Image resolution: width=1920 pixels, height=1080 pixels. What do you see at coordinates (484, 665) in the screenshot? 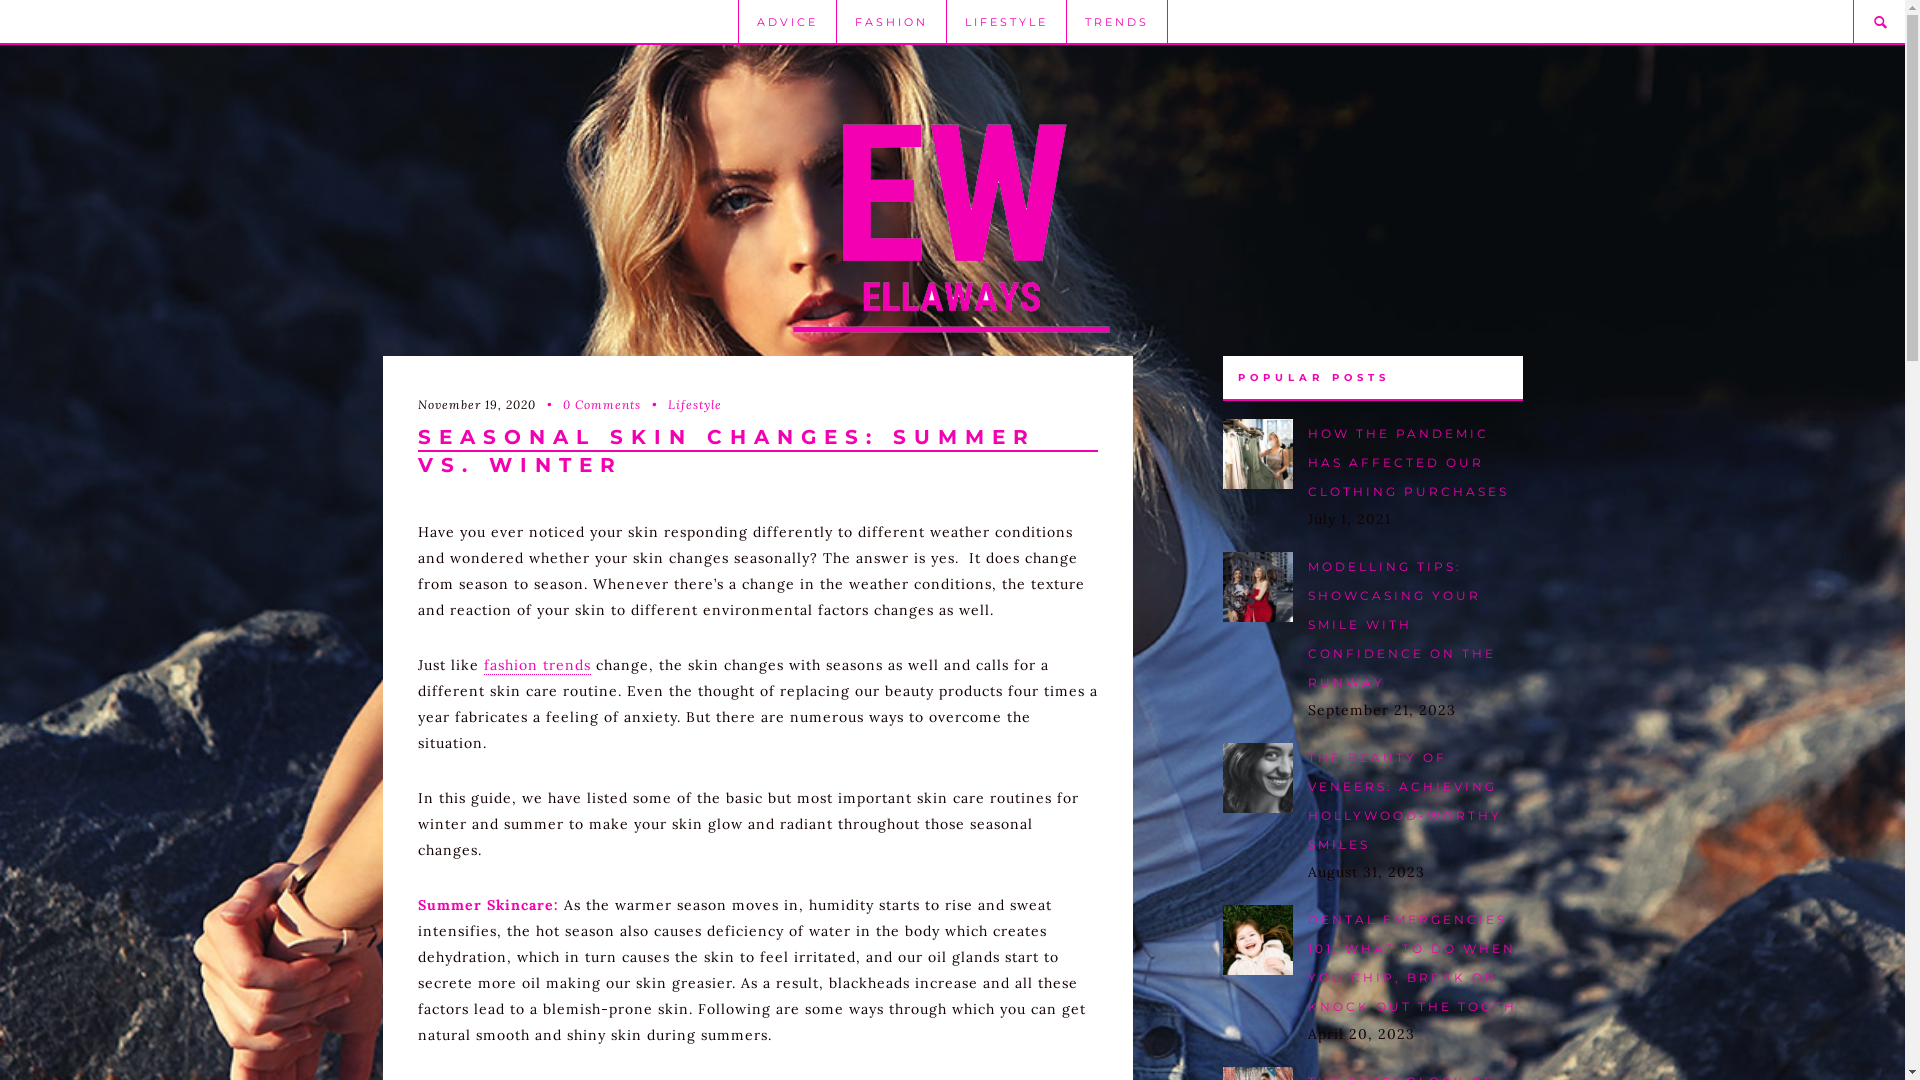
I see `'fashion trends'` at bounding box center [484, 665].